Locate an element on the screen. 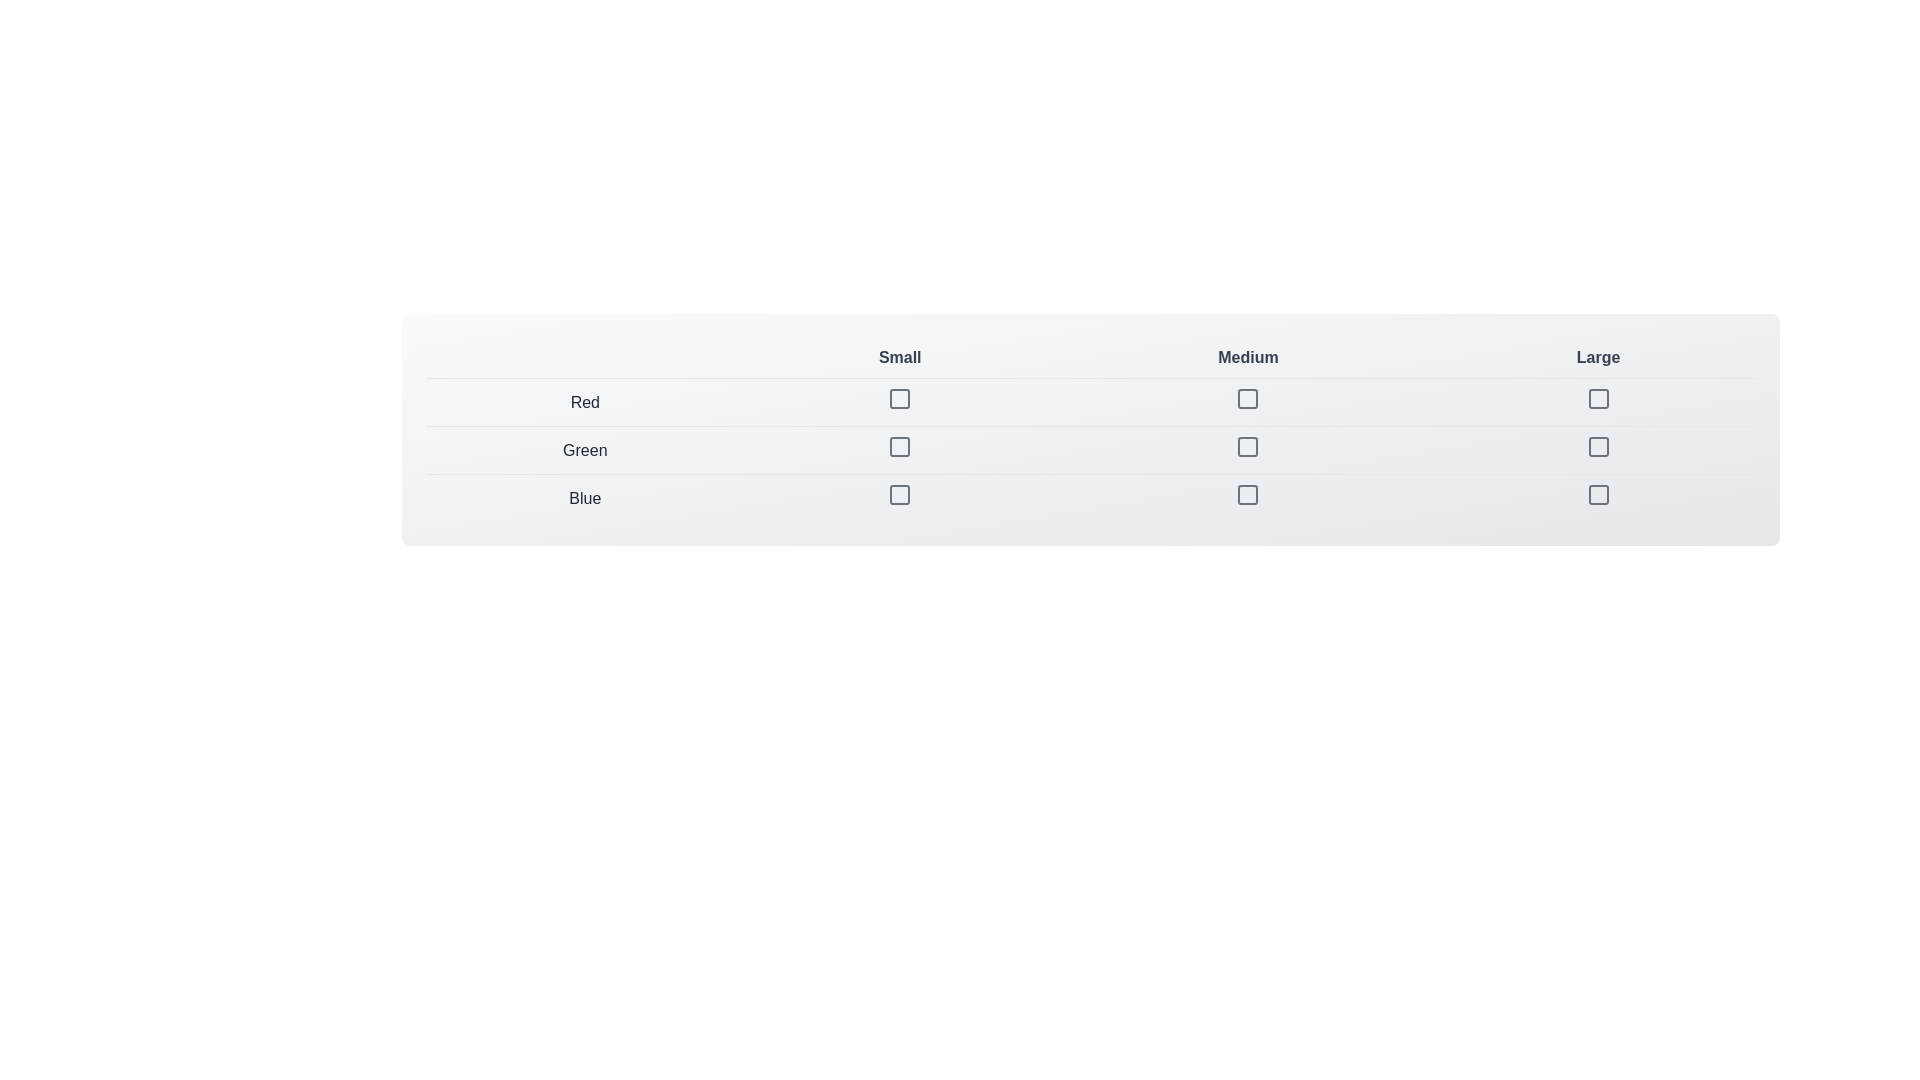 The height and width of the screenshot is (1080, 1920). the 'Blue' text label in the third row of the table that indicates the option associated with the checkboxes for 'Small' is located at coordinates (584, 497).